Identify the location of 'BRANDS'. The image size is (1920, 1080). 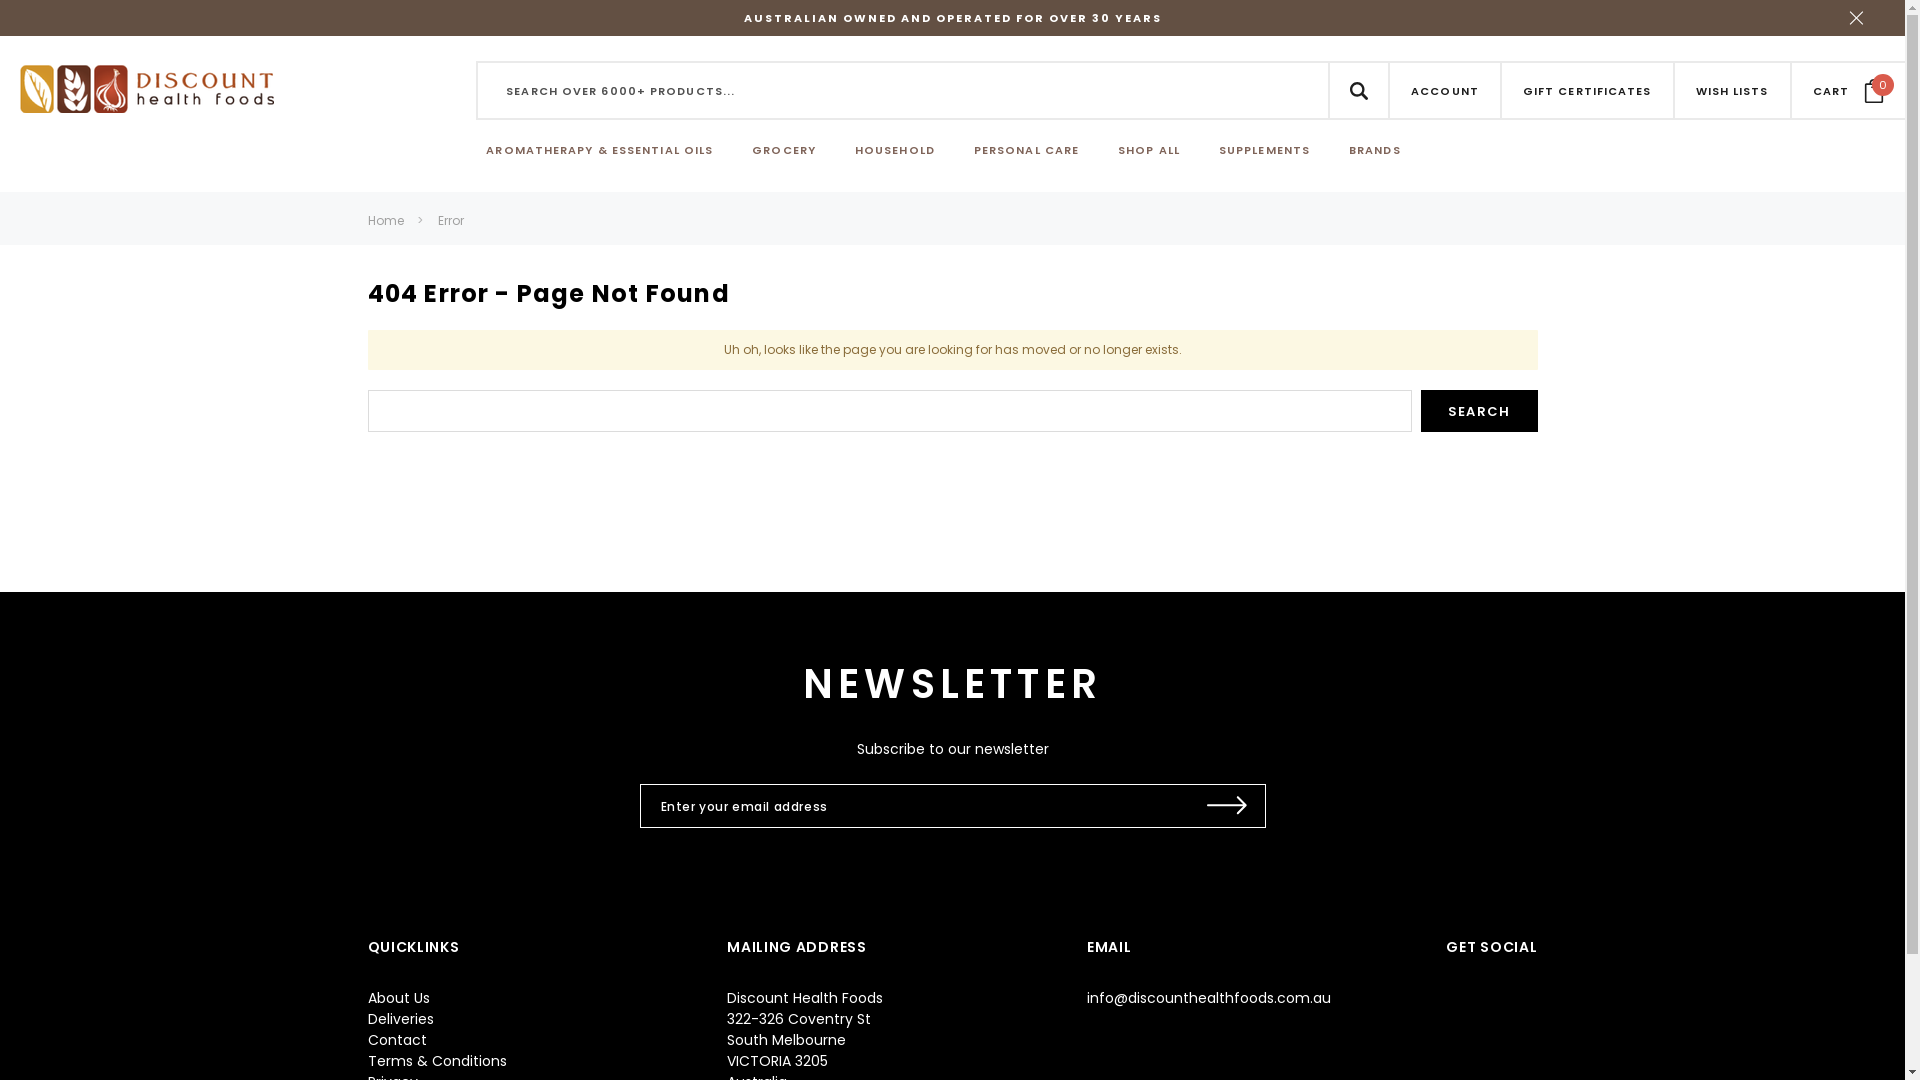
(1348, 149).